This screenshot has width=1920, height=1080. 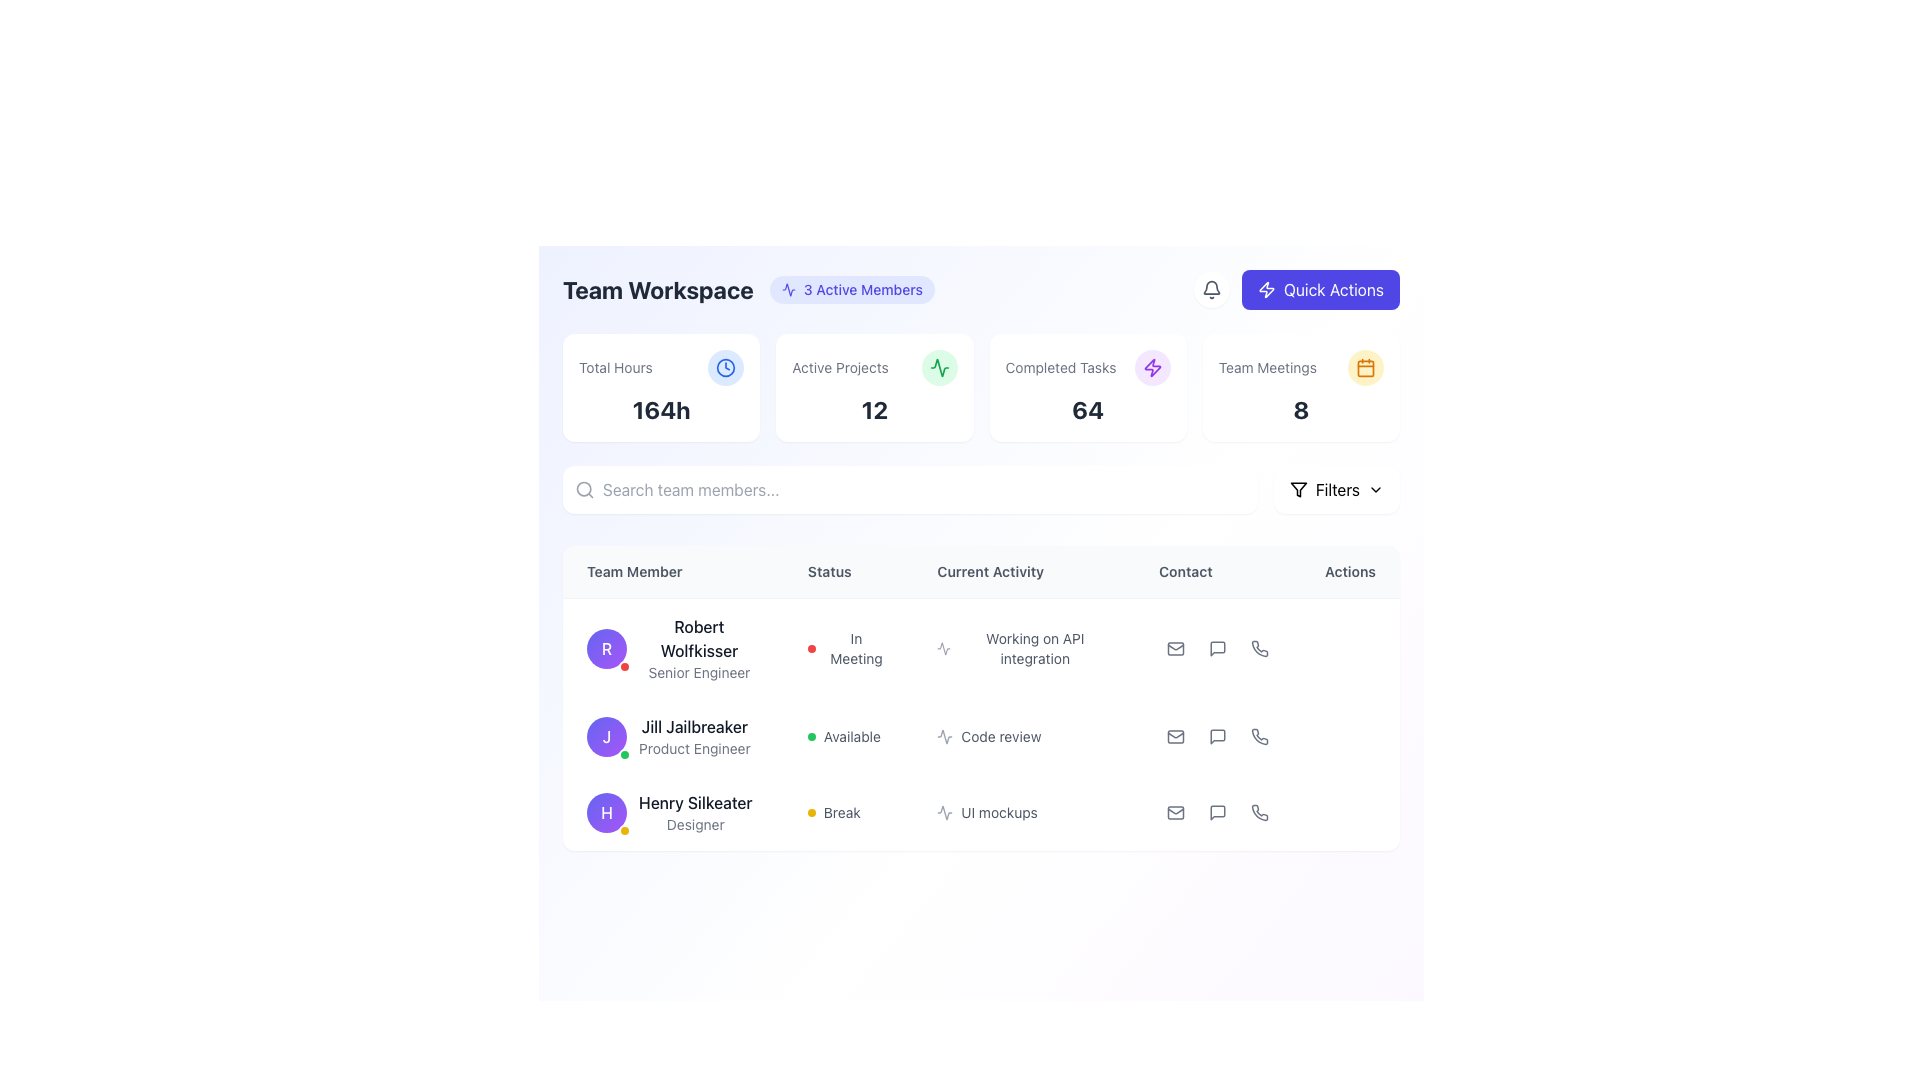 What do you see at coordinates (1259, 736) in the screenshot?
I see `the phone icon with a grayscale appearance located in the 'Actions' column of the second row associated with the user 'Jill Jailbreaker' to gain additional information` at bounding box center [1259, 736].